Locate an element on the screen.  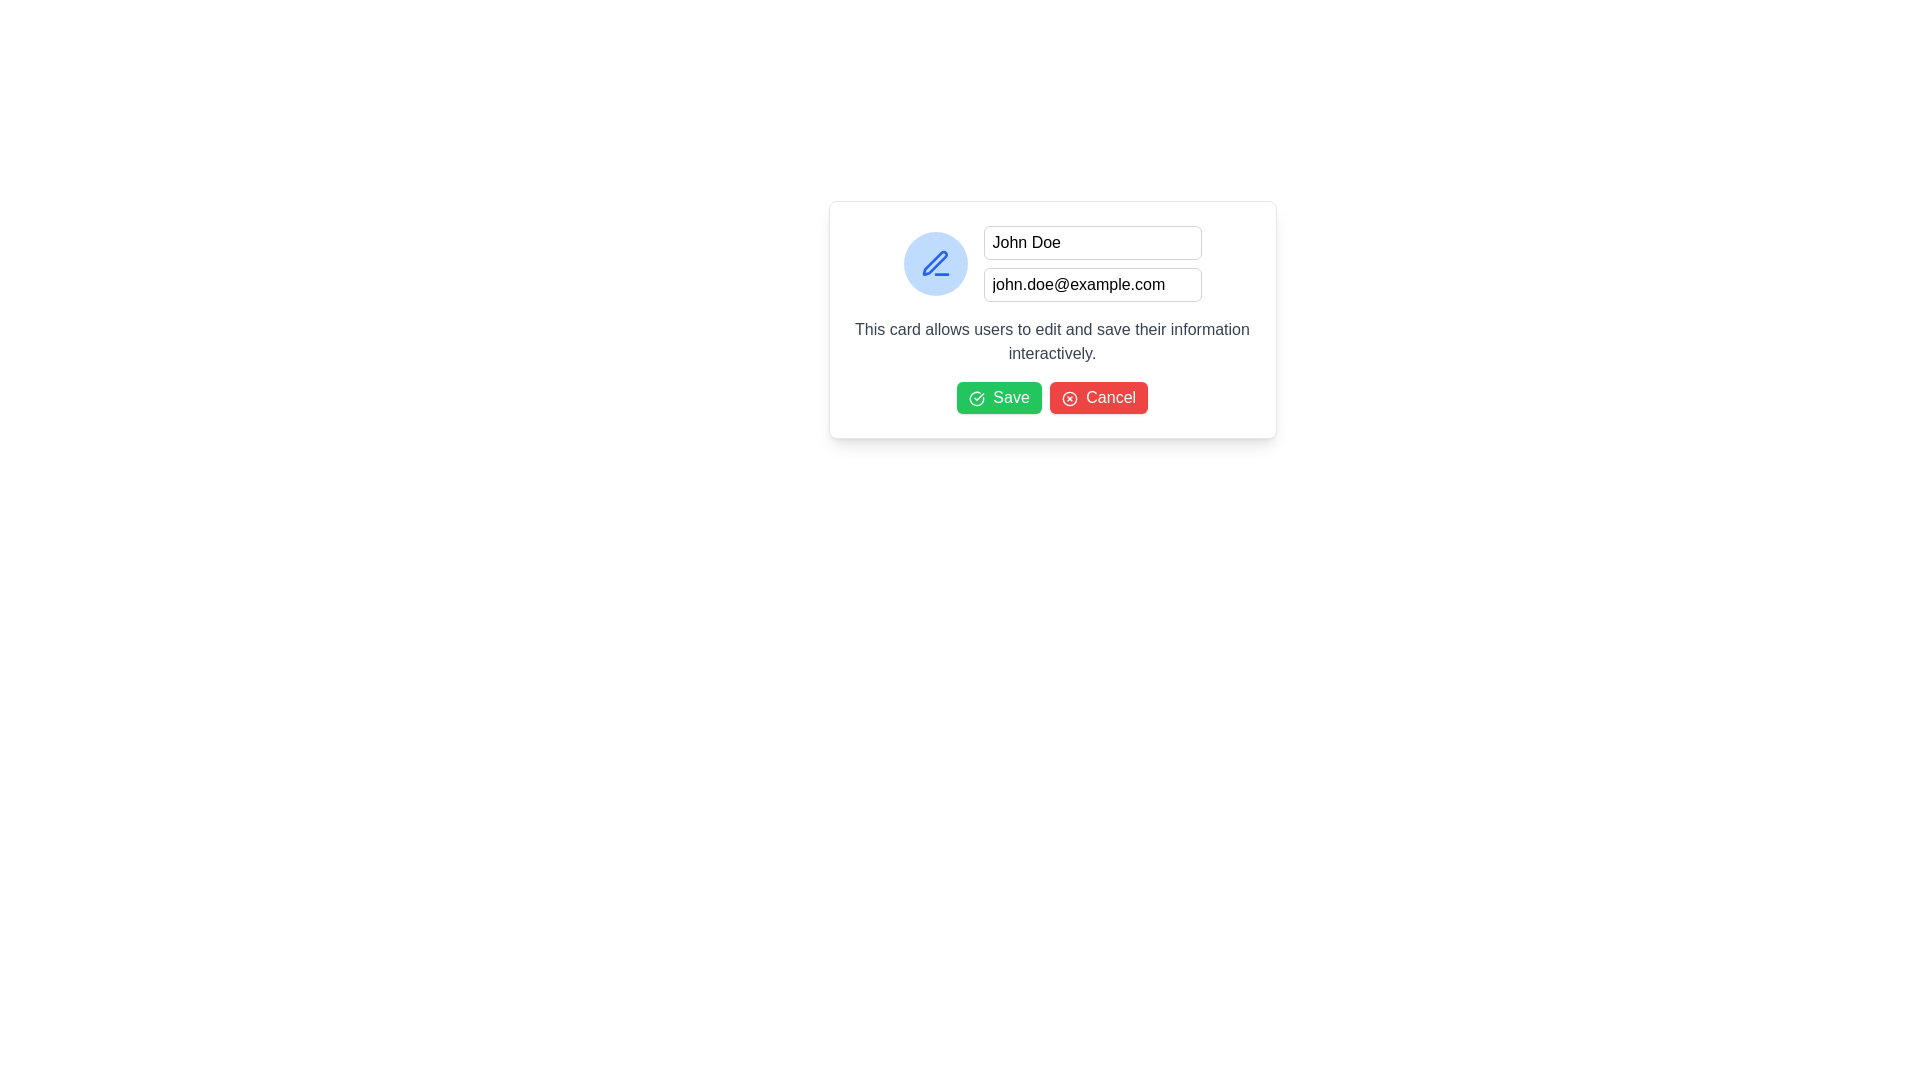
the red 'Cancel' button featuring a circular icon with a cross symbol is located at coordinates (1098, 397).